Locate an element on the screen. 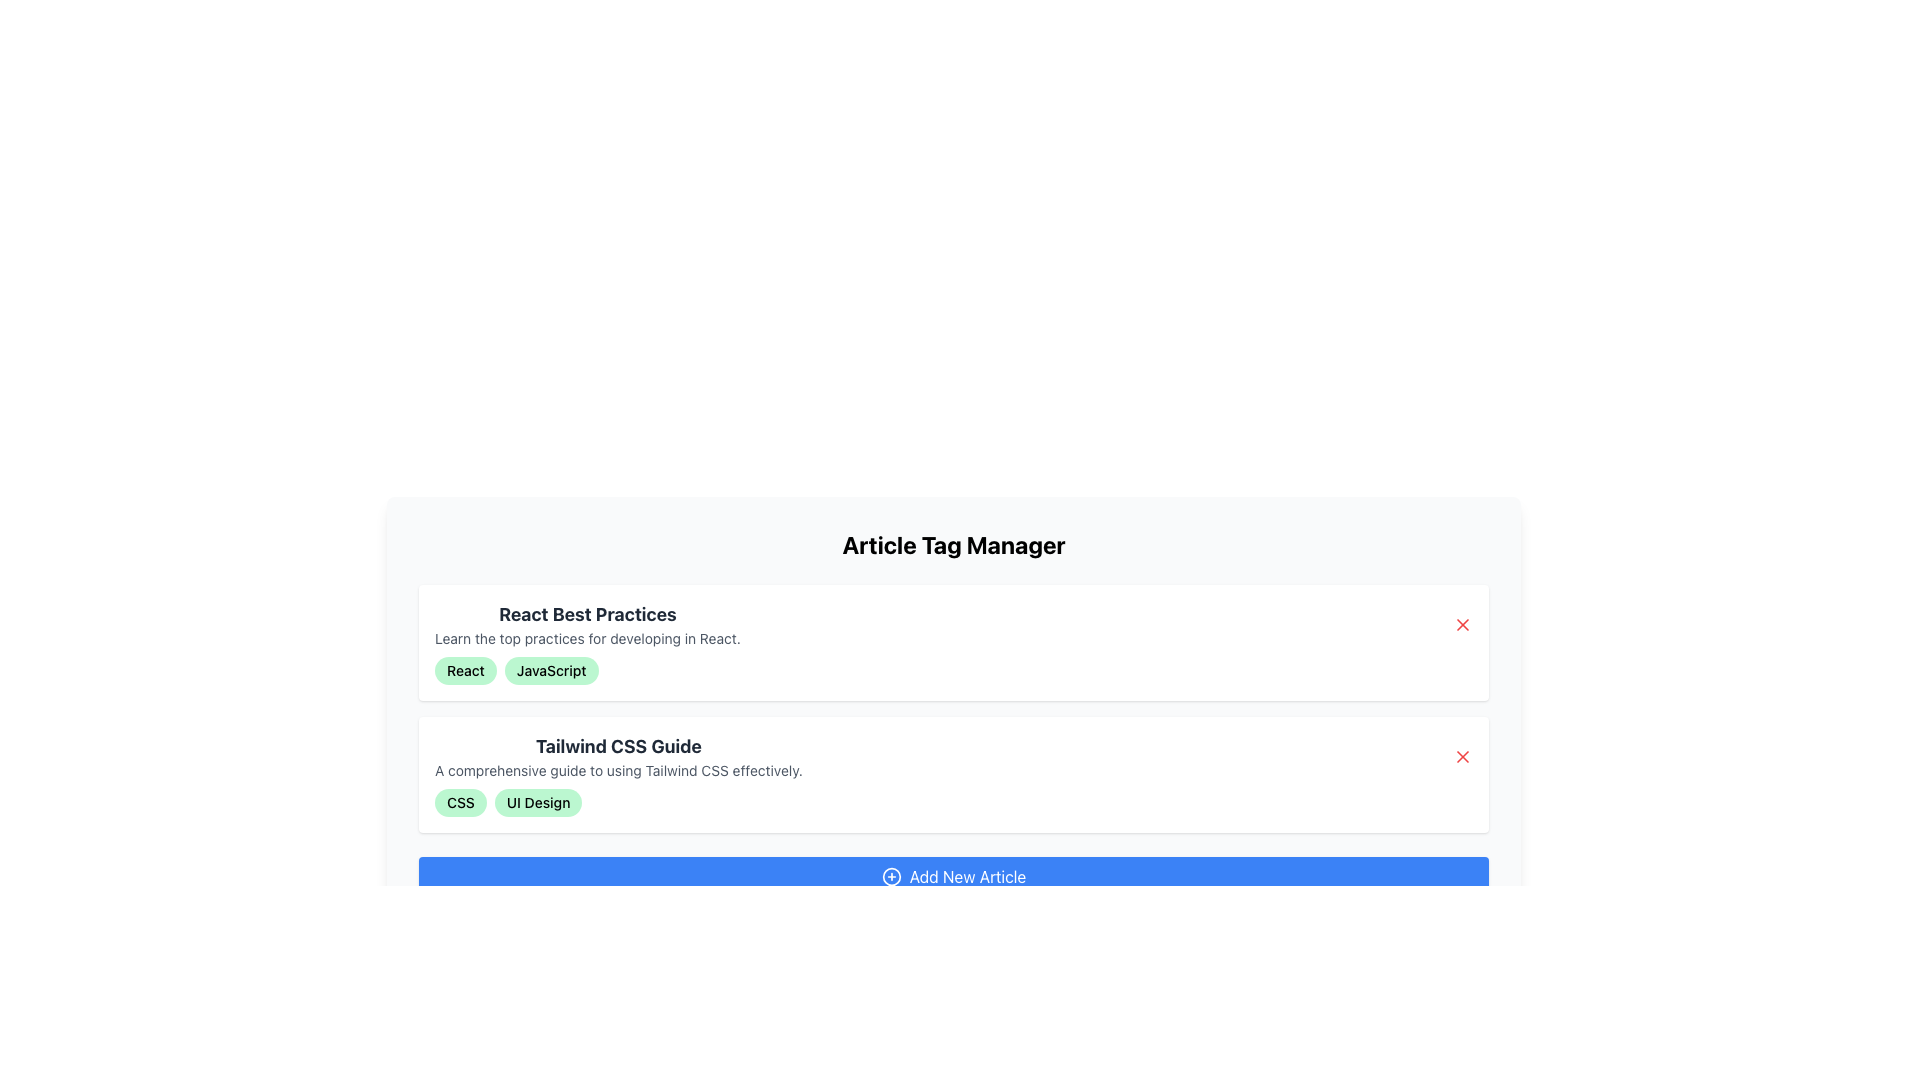 The width and height of the screenshot is (1920, 1080). the red 'X' button located at the far-right edge of the first article entry is located at coordinates (1463, 623).